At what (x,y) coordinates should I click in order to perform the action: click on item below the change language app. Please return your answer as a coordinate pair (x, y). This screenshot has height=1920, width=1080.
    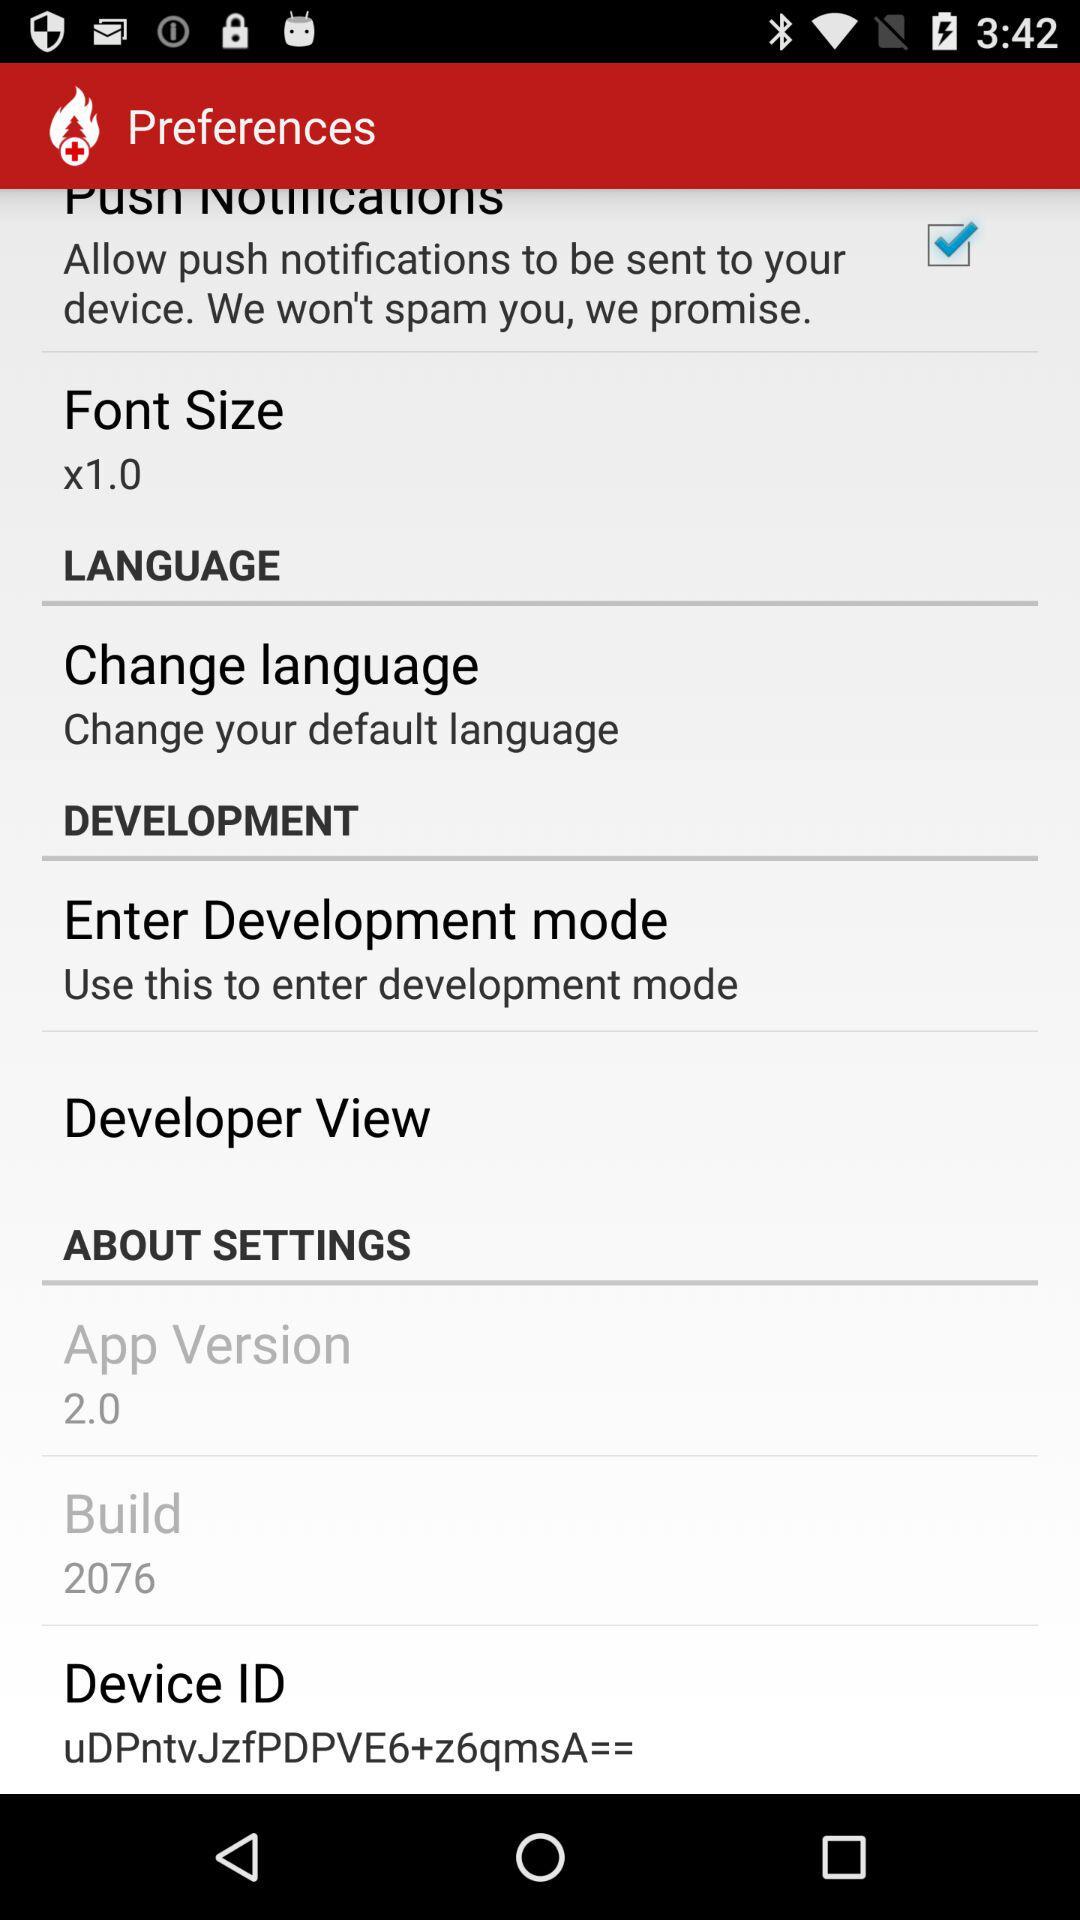
    Looking at the image, I should click on (340, 726).